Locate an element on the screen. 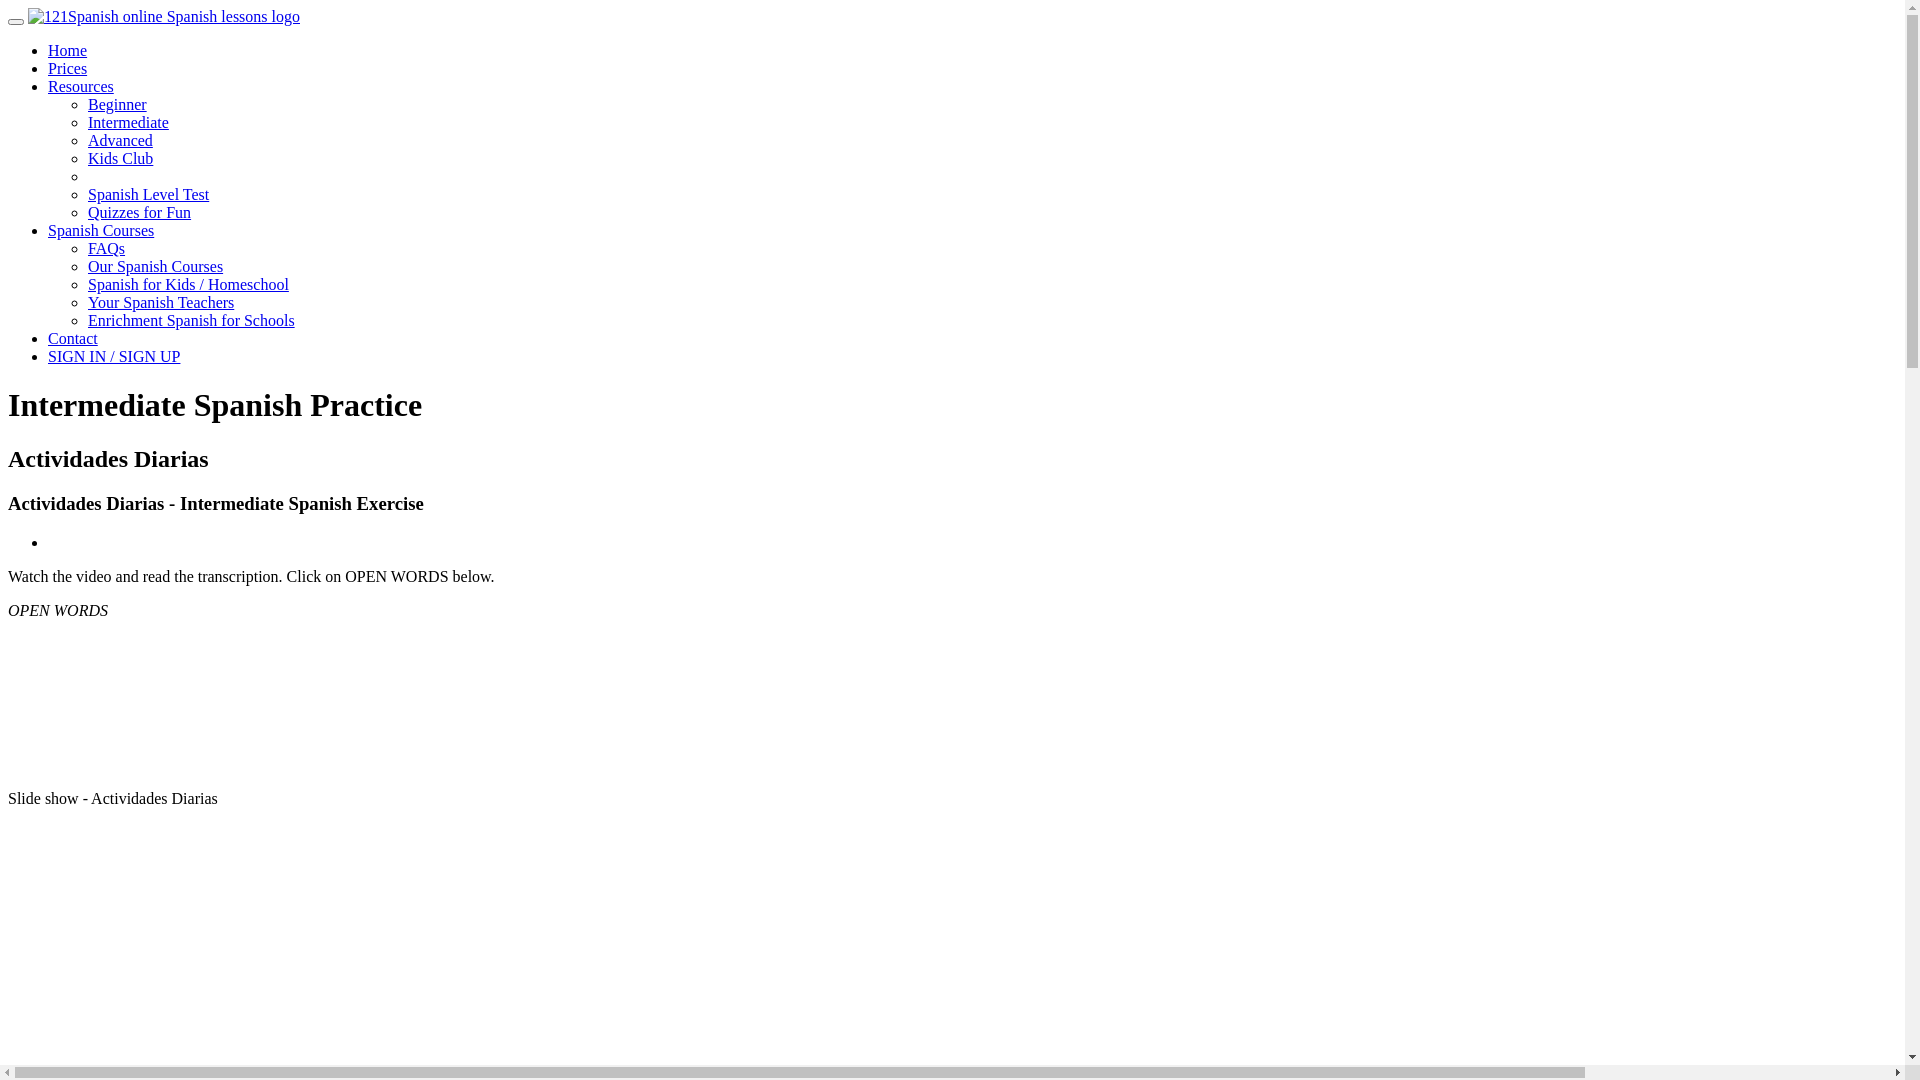 Image resolution: width=1920 pixels, height=1080 pixels. 'Our Spanish Courses' is located at coordinates (154, 265).